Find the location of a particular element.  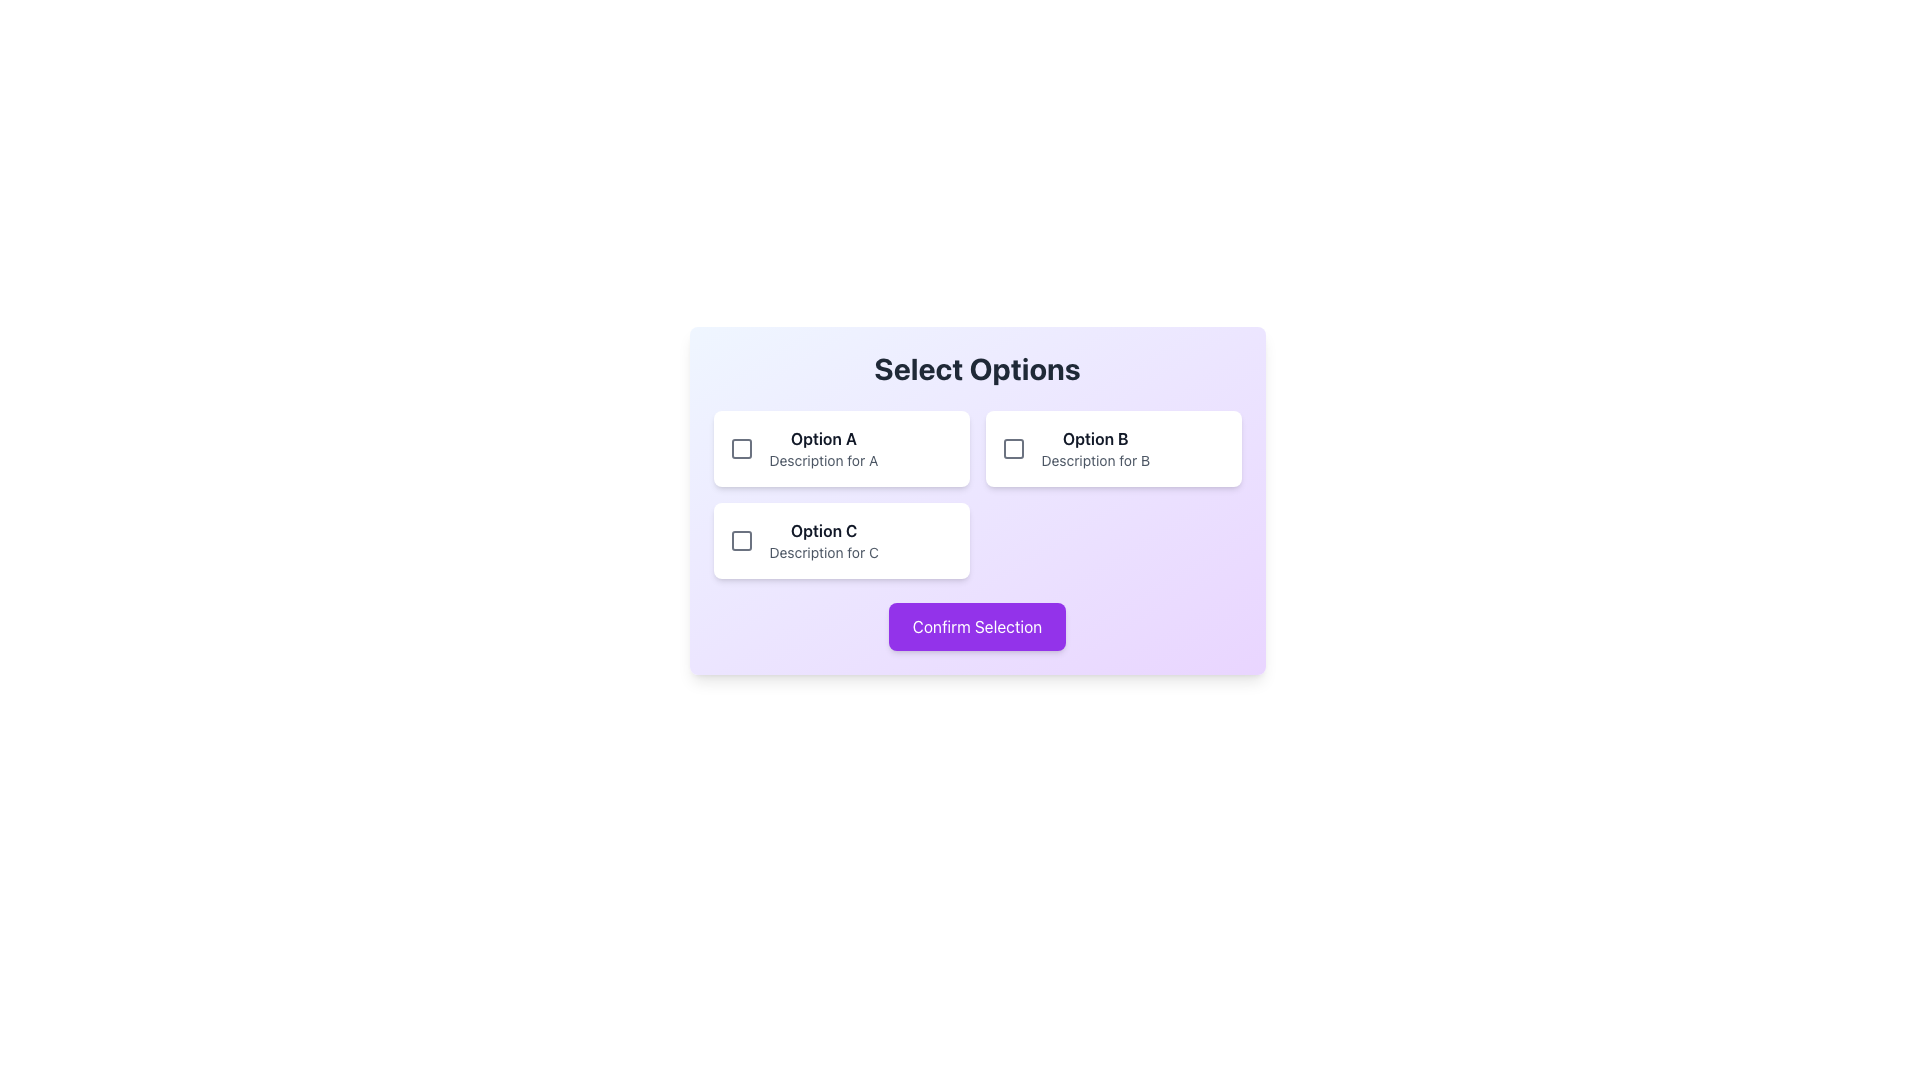

the SVG graphical element that visually represents the checked or unchecked state of the checkbox, located to the right of the 'Option B' label is located at coordinates (1013, 447).